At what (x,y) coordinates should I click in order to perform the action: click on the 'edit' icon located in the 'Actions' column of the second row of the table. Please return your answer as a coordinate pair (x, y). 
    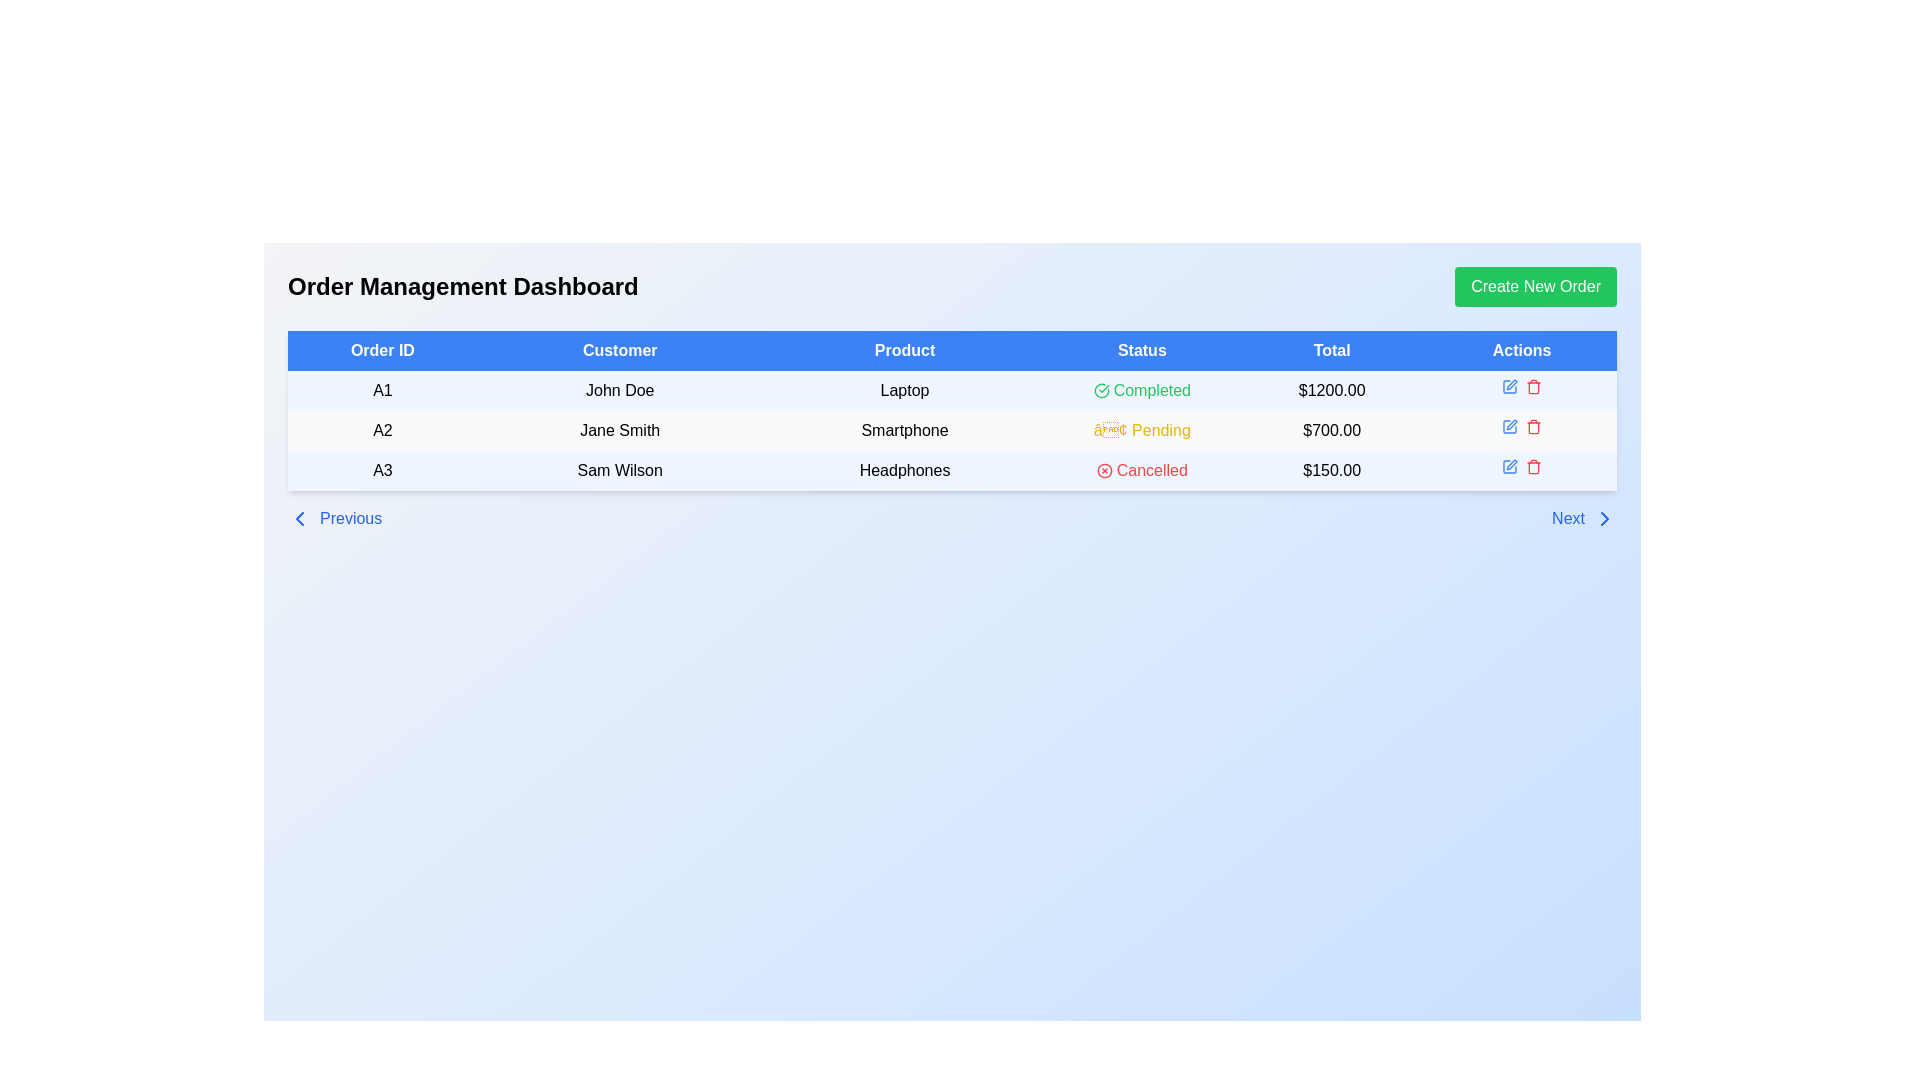
    Looking at the image, I should click on (1510, 426).